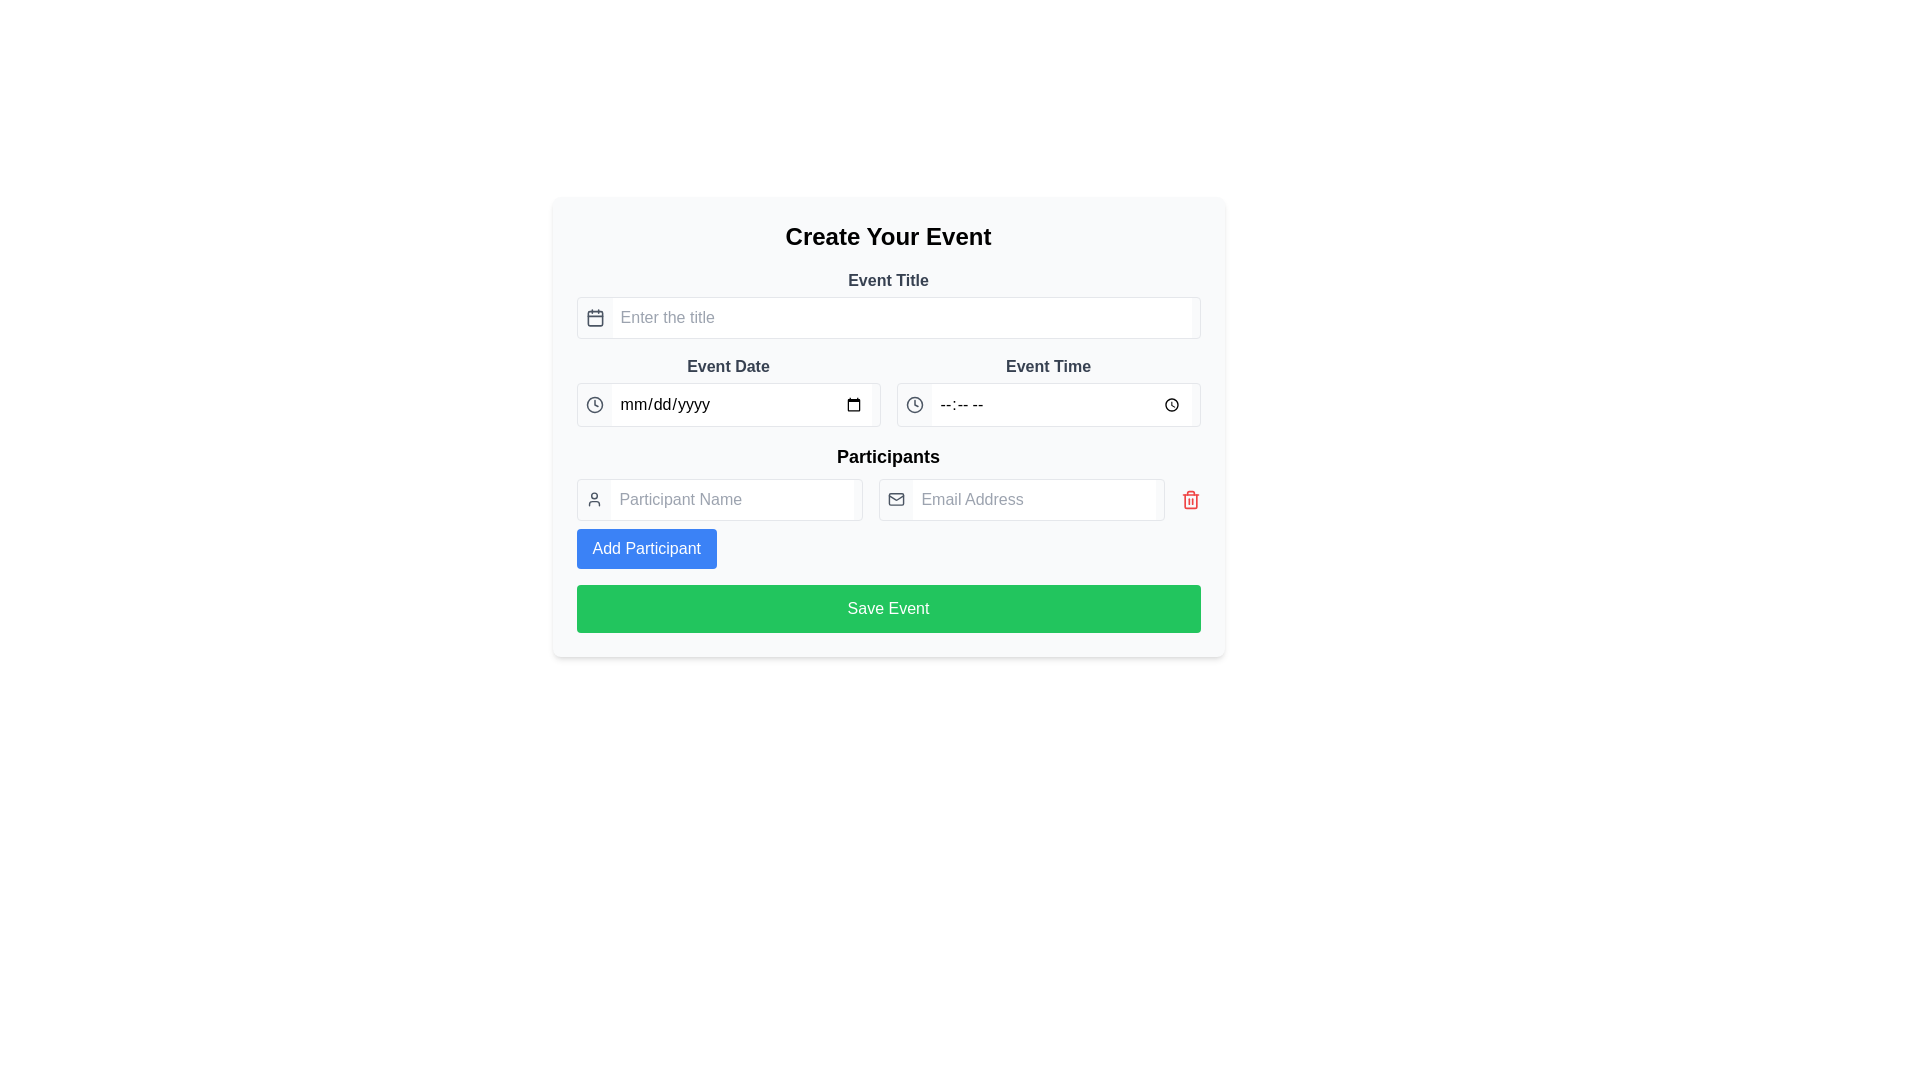 Image resolution: width=1920 pixels, height=1080 pixels. I want to click on the circular shape graphic of the clock icon, which serves as the outer boundary surrounding the clock's hands in the 'Create Your Event' interface, so click(913, 405).